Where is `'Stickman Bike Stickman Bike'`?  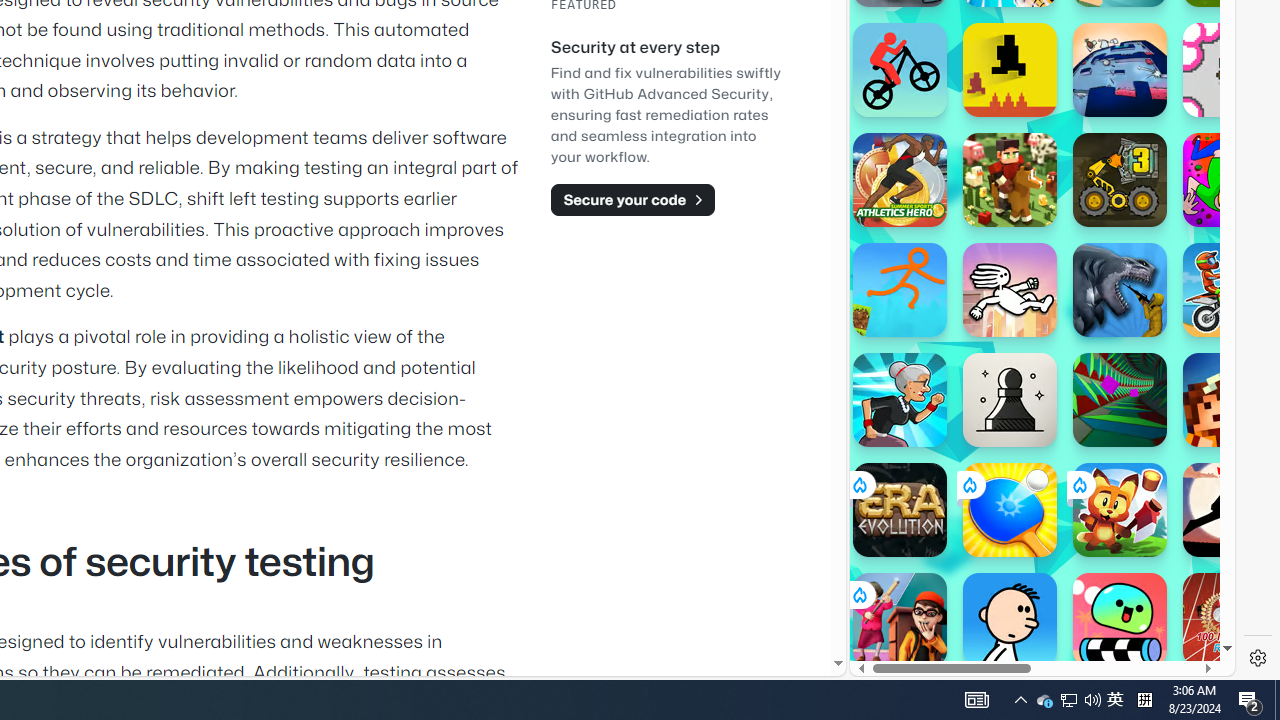
'Stickman Bike Stickman Bike' is located at coordinates (898, 68).